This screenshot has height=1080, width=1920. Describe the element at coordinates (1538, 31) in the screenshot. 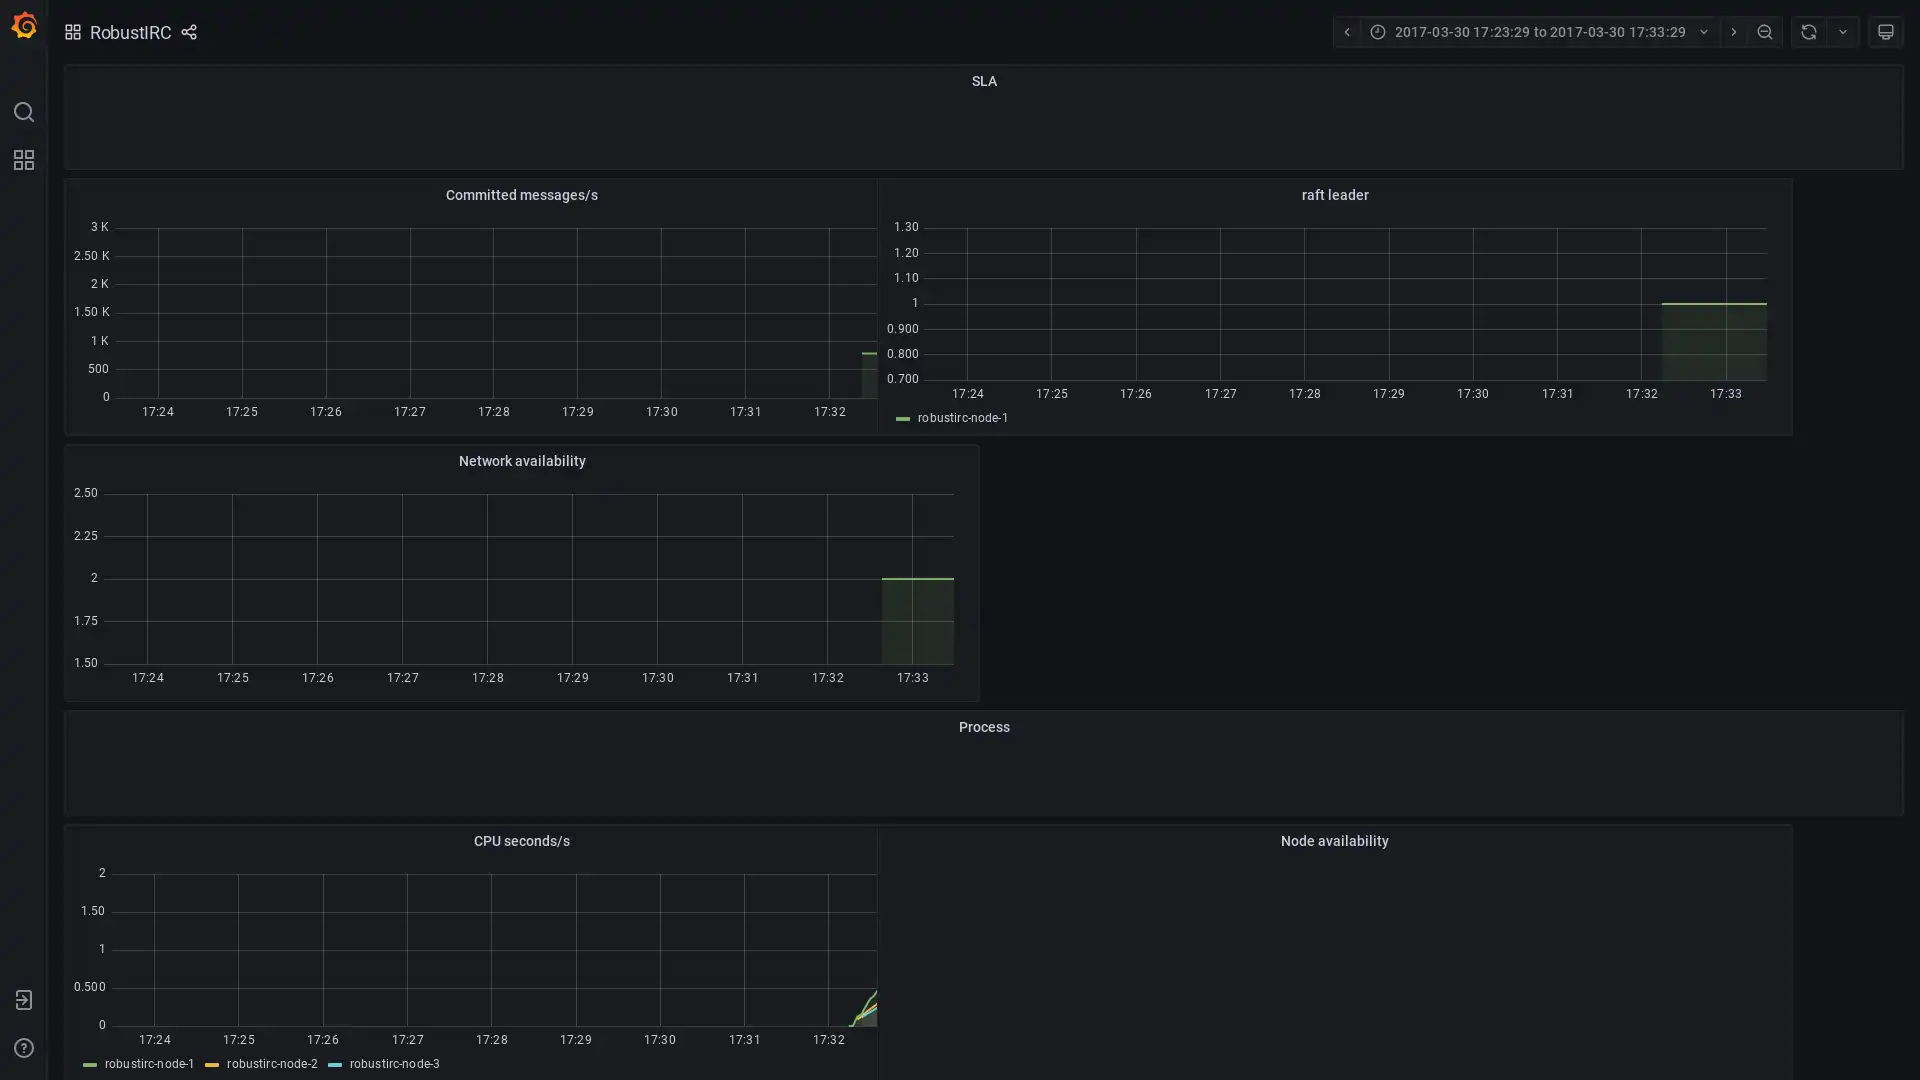

I see `Time range picker with current time range 2017-03-30 17:23:29 to 2017-03-30 17:33:29 selected` at that location.